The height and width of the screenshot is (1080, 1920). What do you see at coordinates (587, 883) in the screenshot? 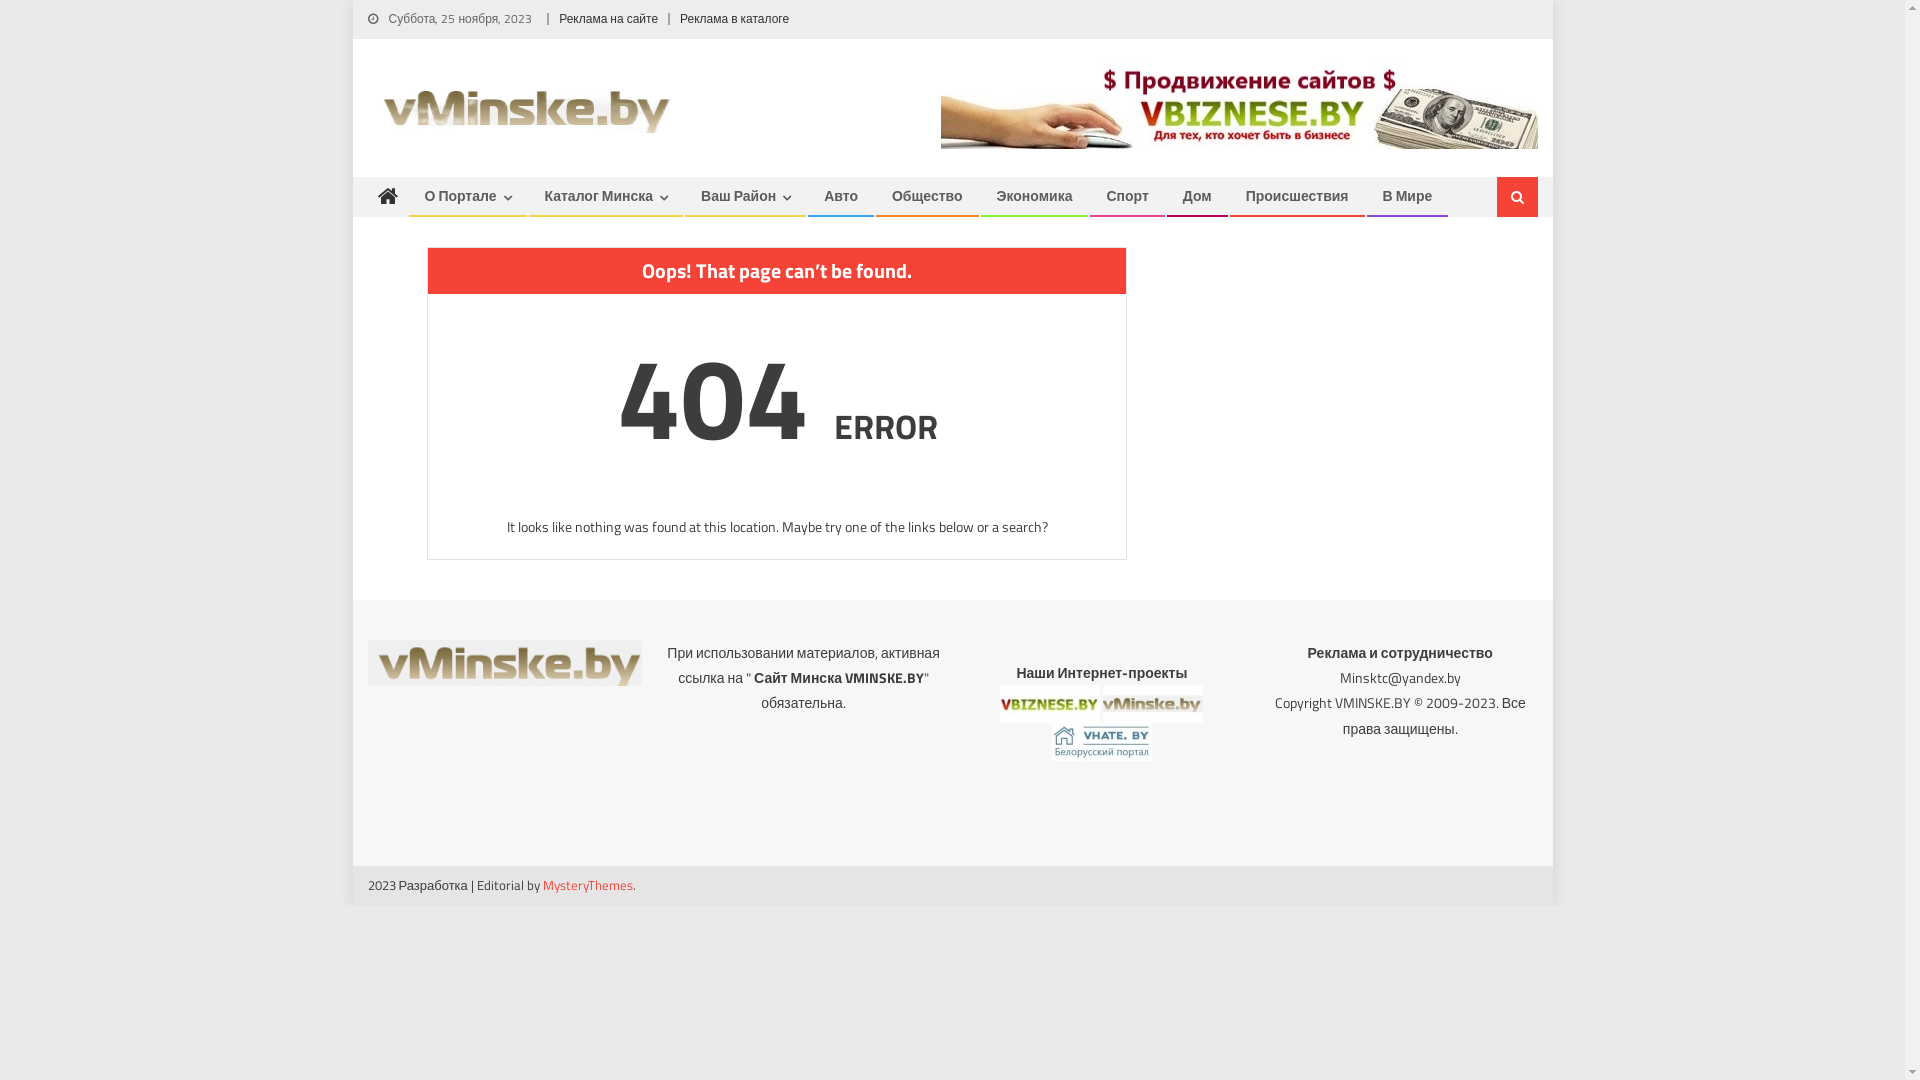
I see `'MysteryThemes'` at bounding box center [587, 883].